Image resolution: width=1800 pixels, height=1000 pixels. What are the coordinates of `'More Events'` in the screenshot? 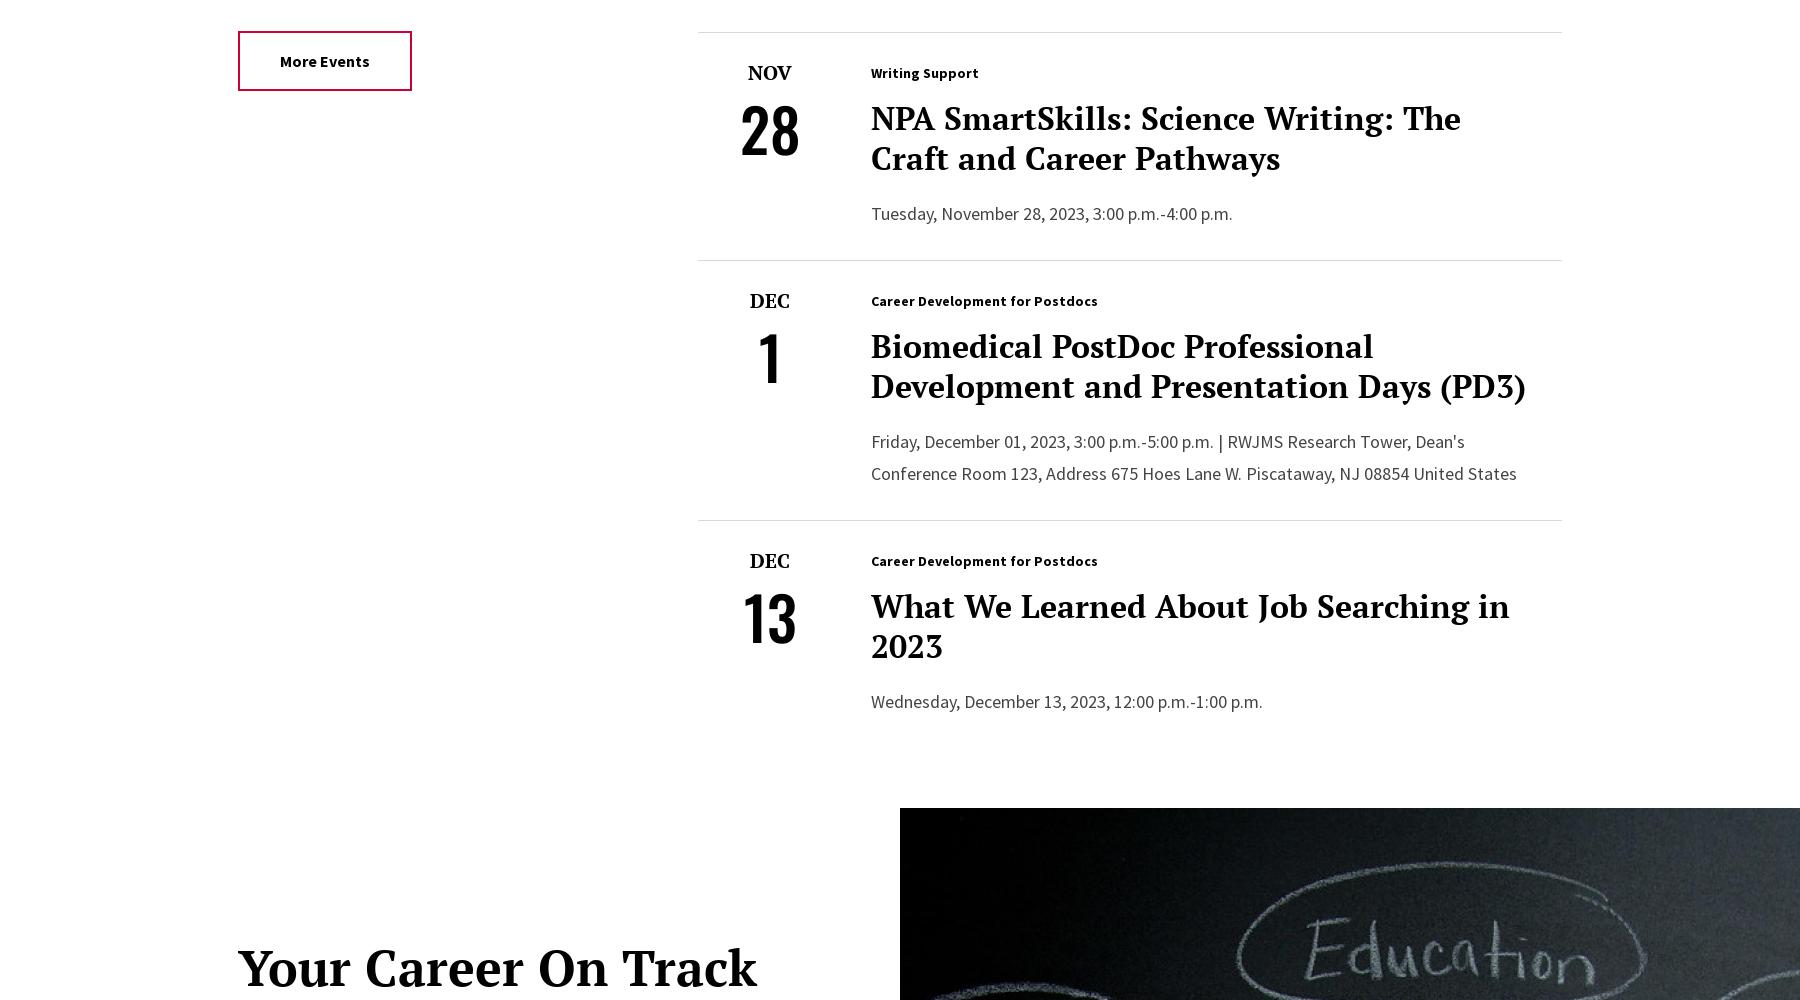 It's located at (323, 60).